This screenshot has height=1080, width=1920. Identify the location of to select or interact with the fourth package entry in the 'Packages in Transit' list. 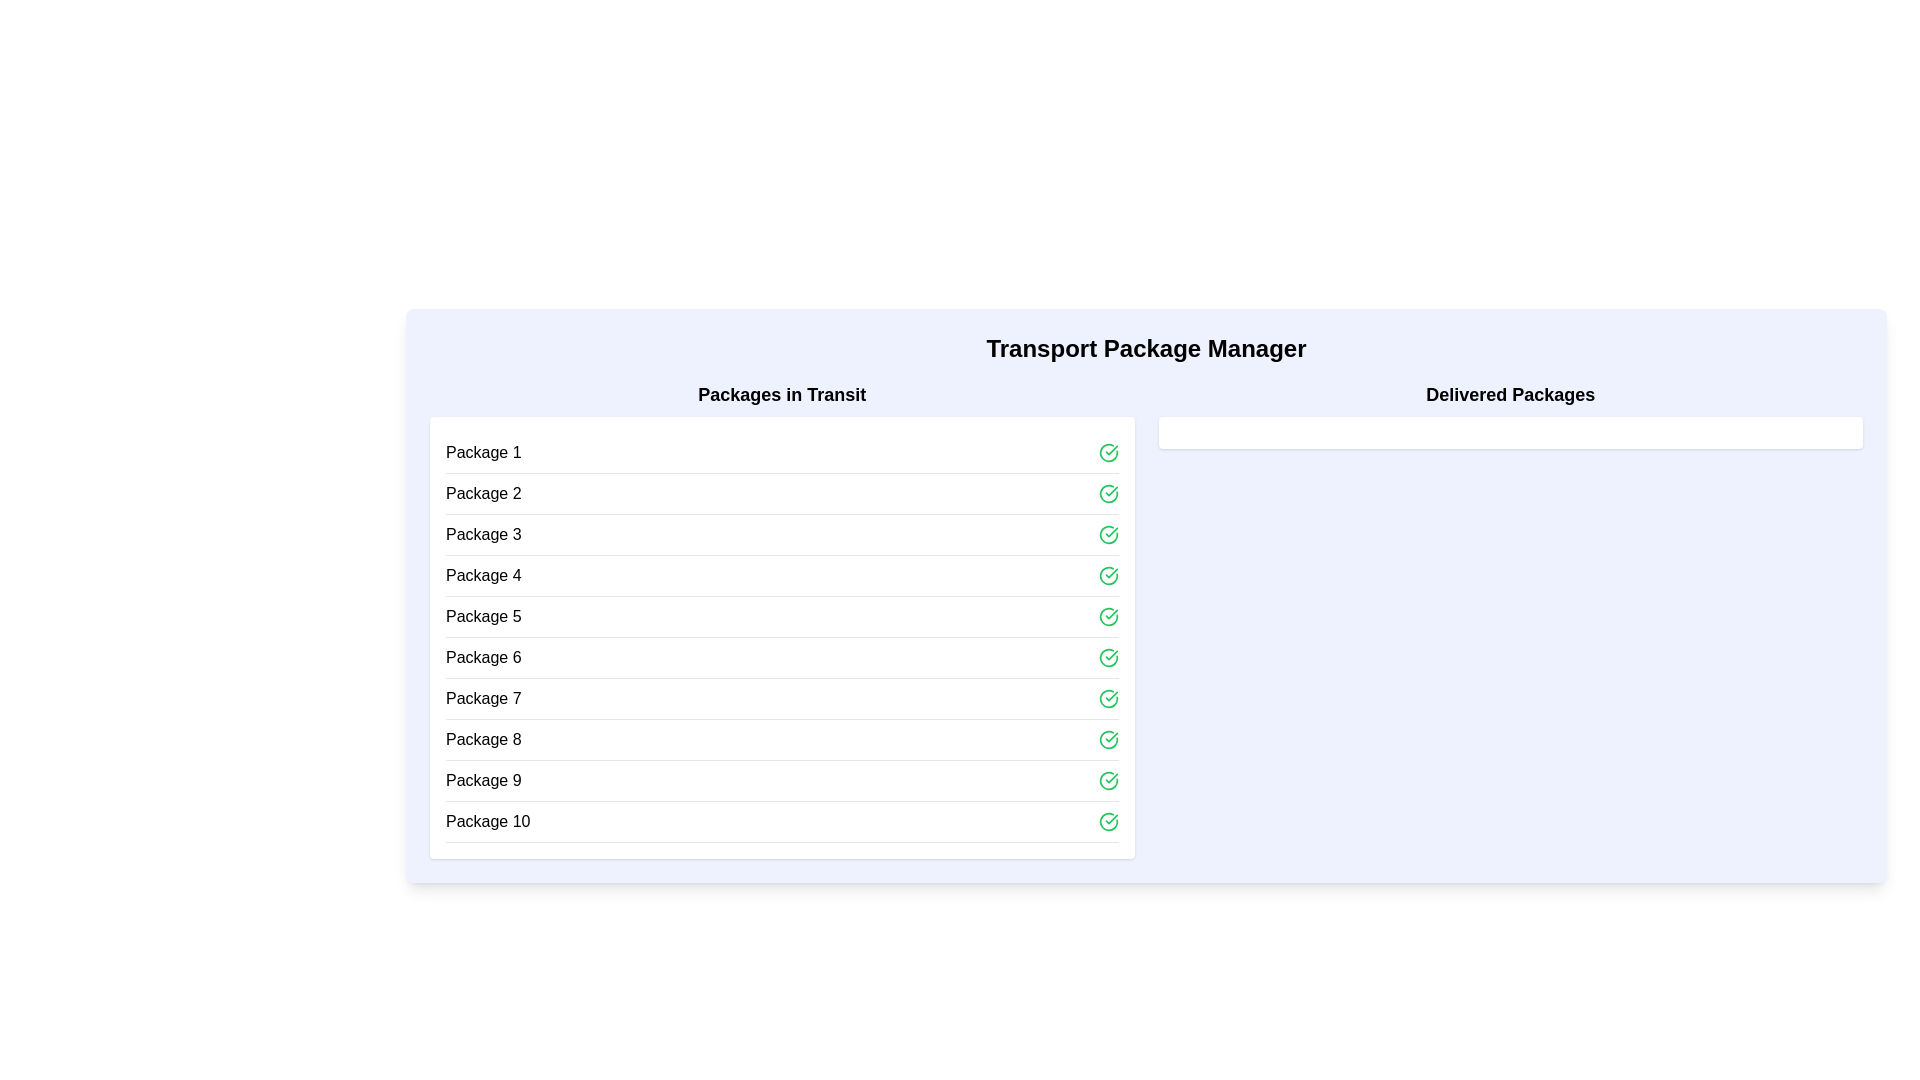
(781, 576).